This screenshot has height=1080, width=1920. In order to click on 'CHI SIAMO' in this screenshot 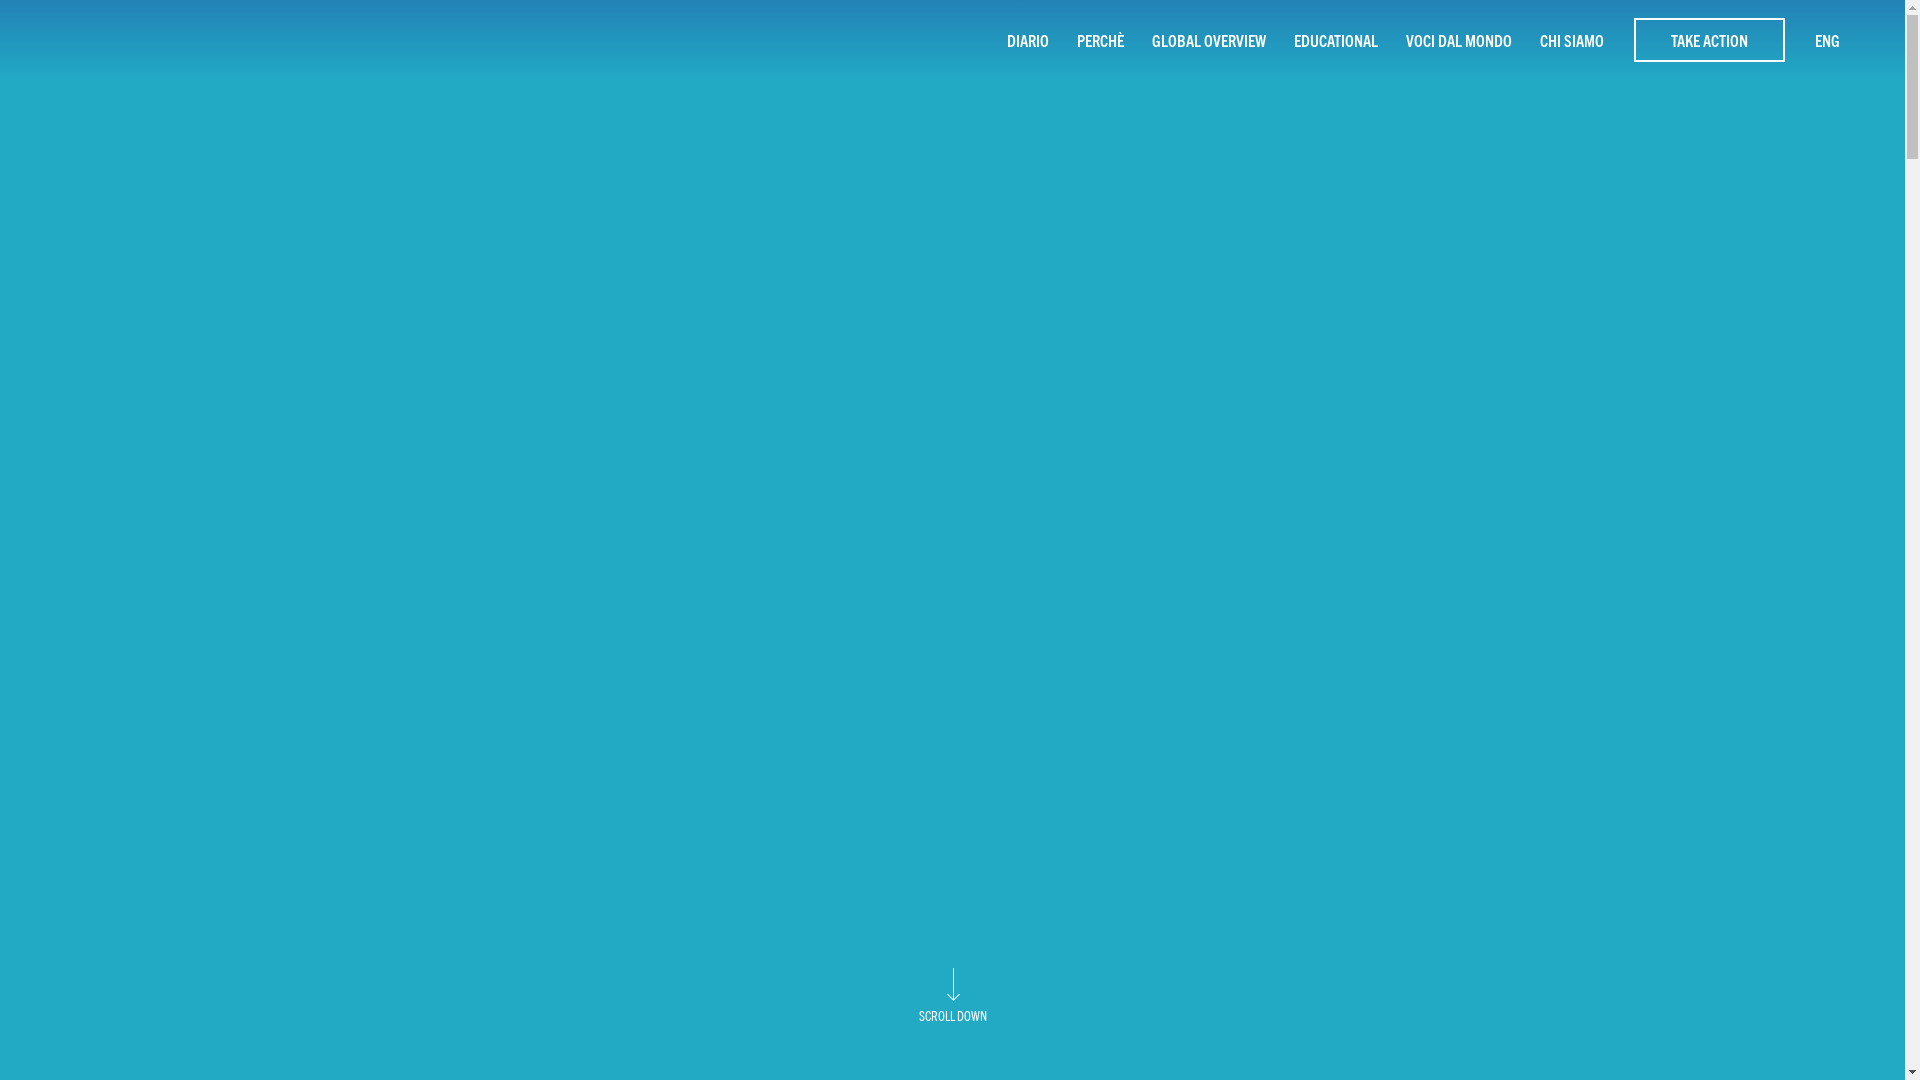, I will do `click(1571, 39)`.